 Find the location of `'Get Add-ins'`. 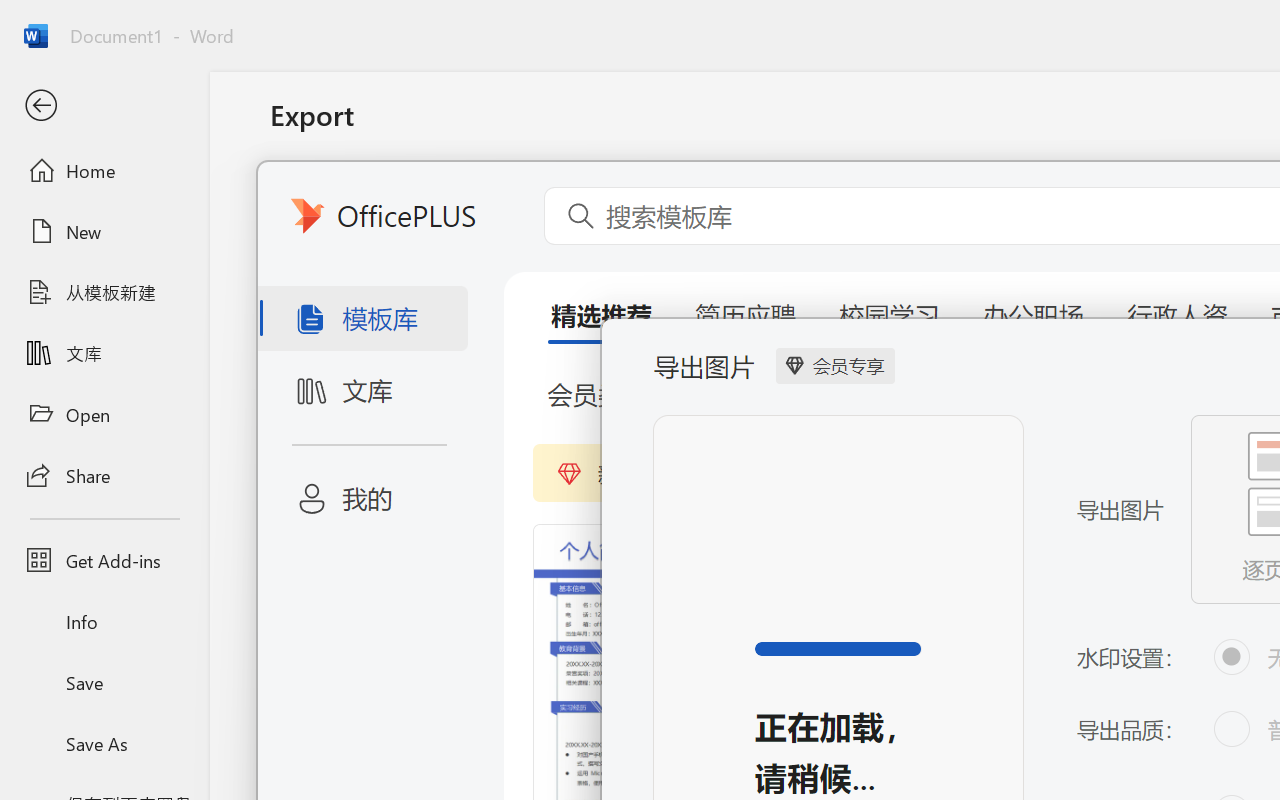

'Get Add-ins' is located at coordinates (103, 560).